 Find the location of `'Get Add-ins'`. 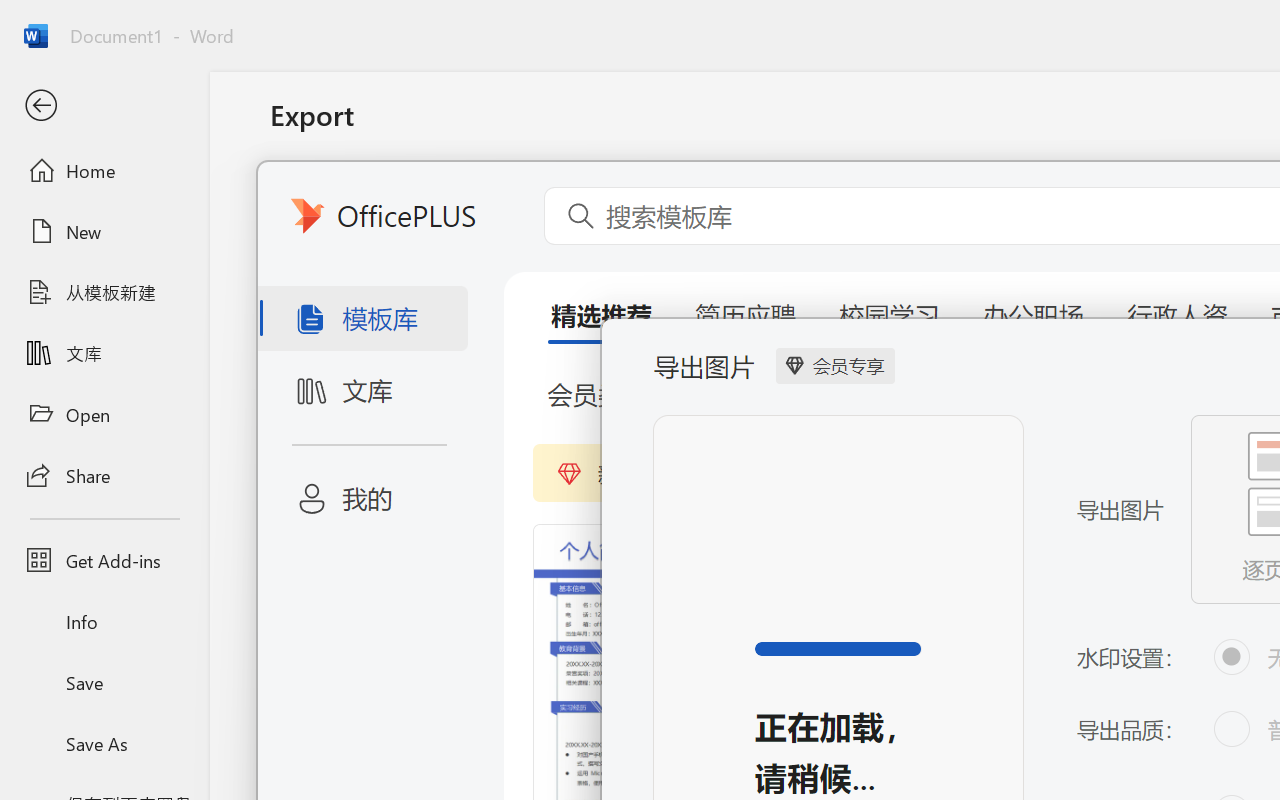

'Get Add-ins' is located at coordinates (103, 560).